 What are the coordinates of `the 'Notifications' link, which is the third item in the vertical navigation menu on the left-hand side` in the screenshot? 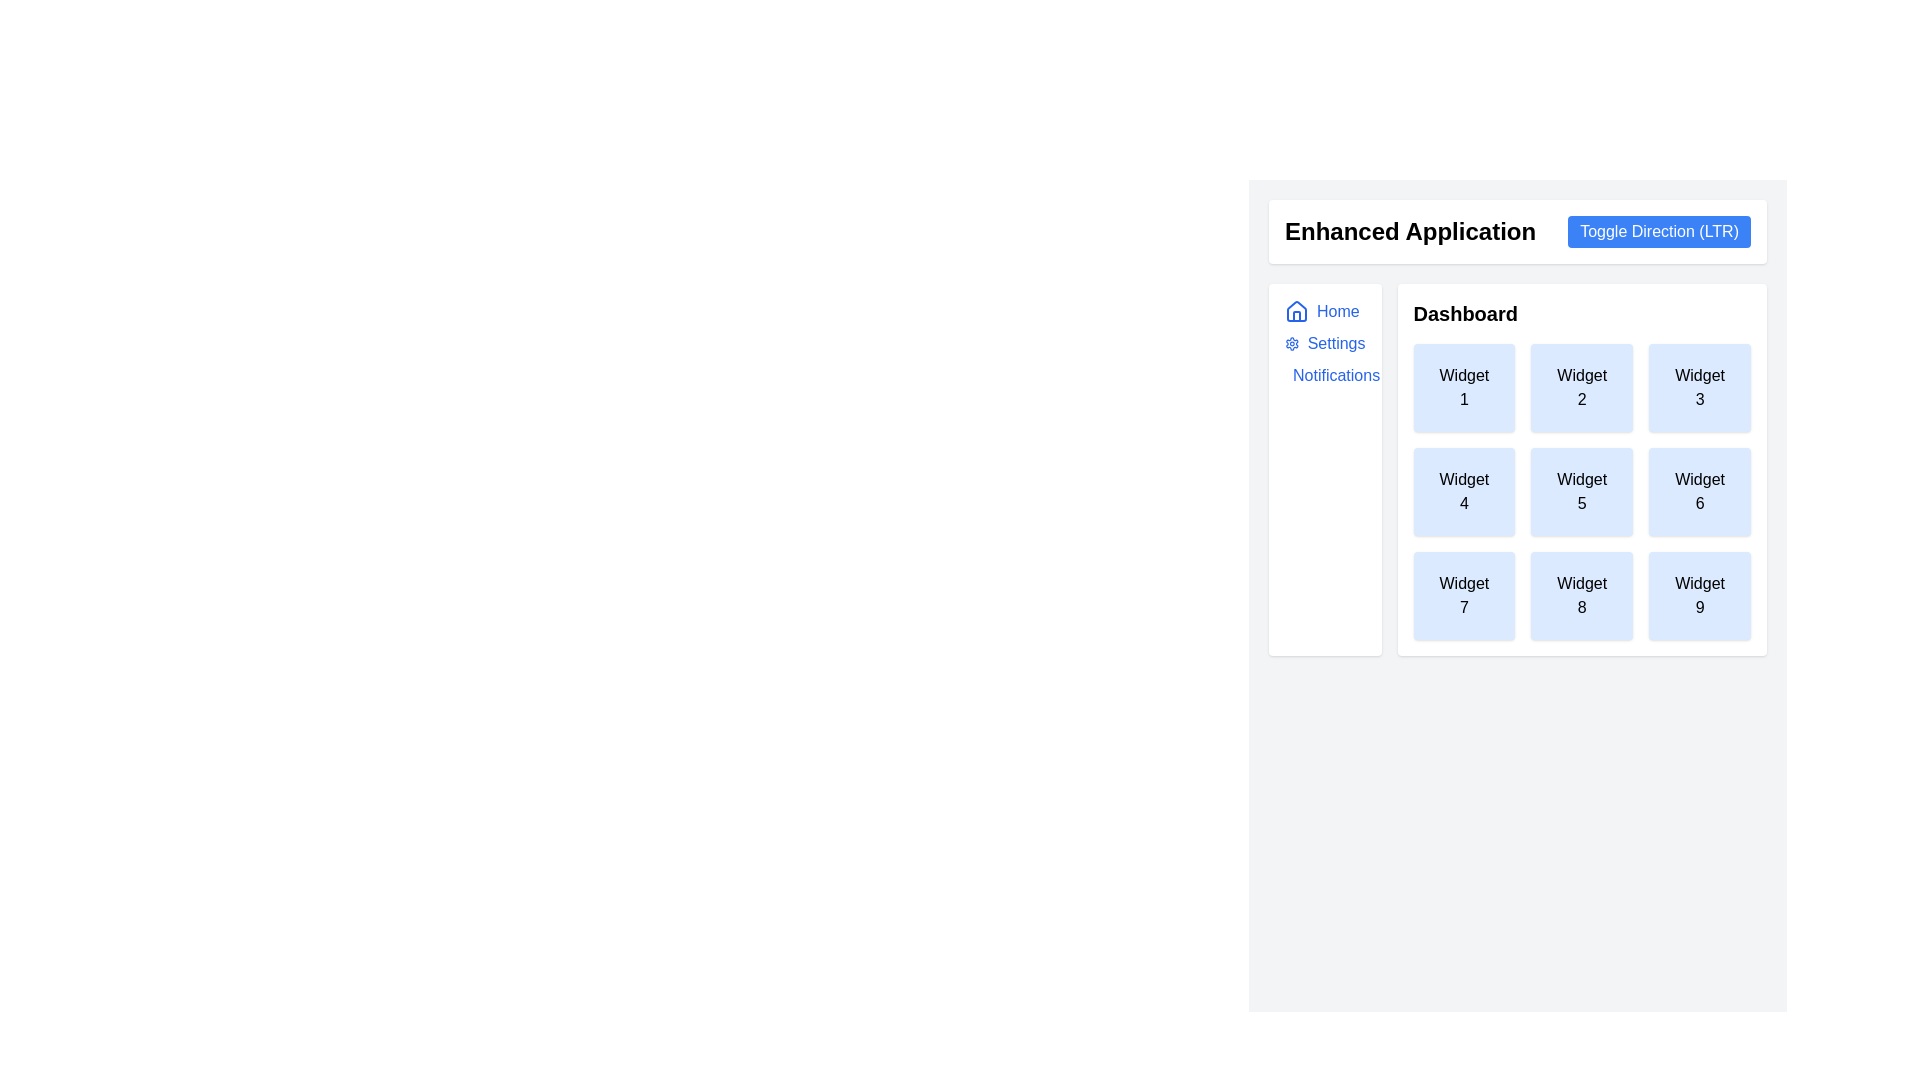 It's located at (1324, 375).